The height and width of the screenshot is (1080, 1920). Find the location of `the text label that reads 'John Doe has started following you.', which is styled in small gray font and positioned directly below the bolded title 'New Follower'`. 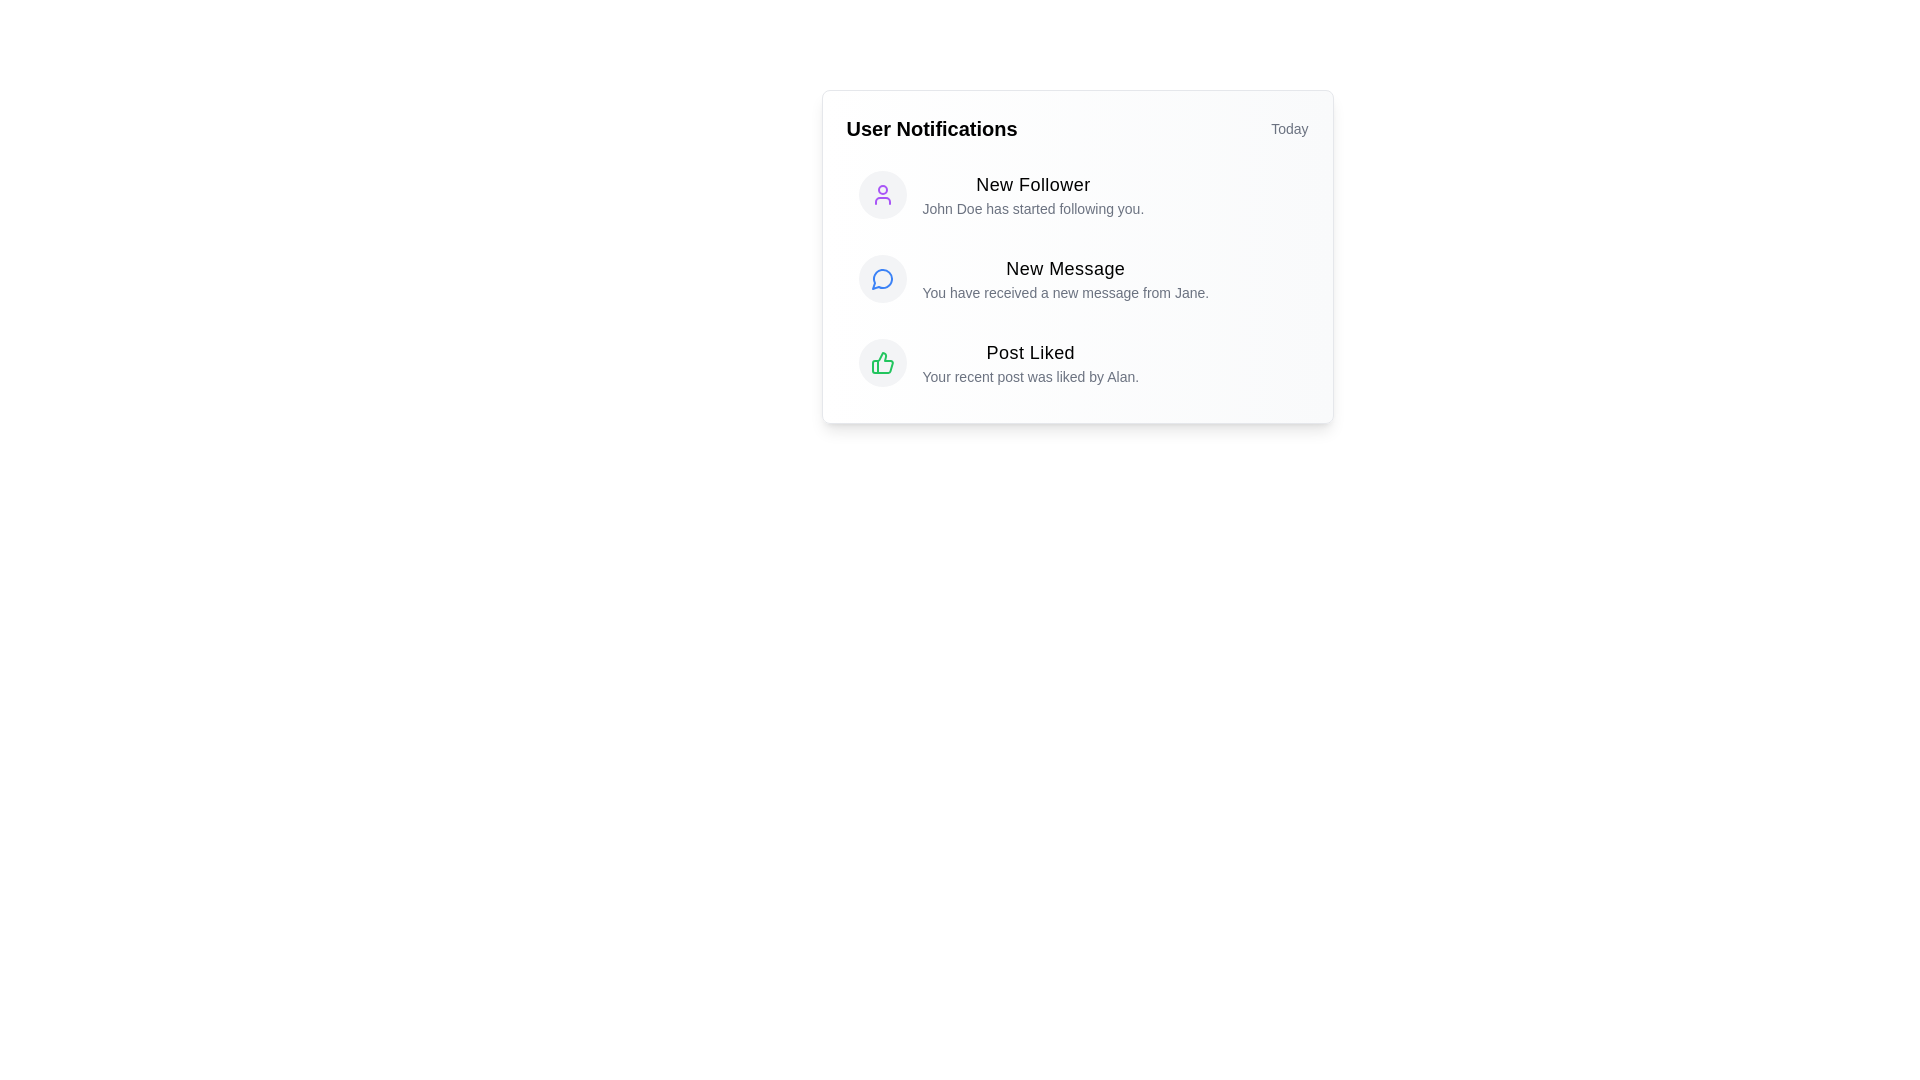

the text label that reads 'John Doe has started following you.', which is styled in small gray font and positioned directly below the bolded title 'New Follower' is located at coordinates (1033, 208).